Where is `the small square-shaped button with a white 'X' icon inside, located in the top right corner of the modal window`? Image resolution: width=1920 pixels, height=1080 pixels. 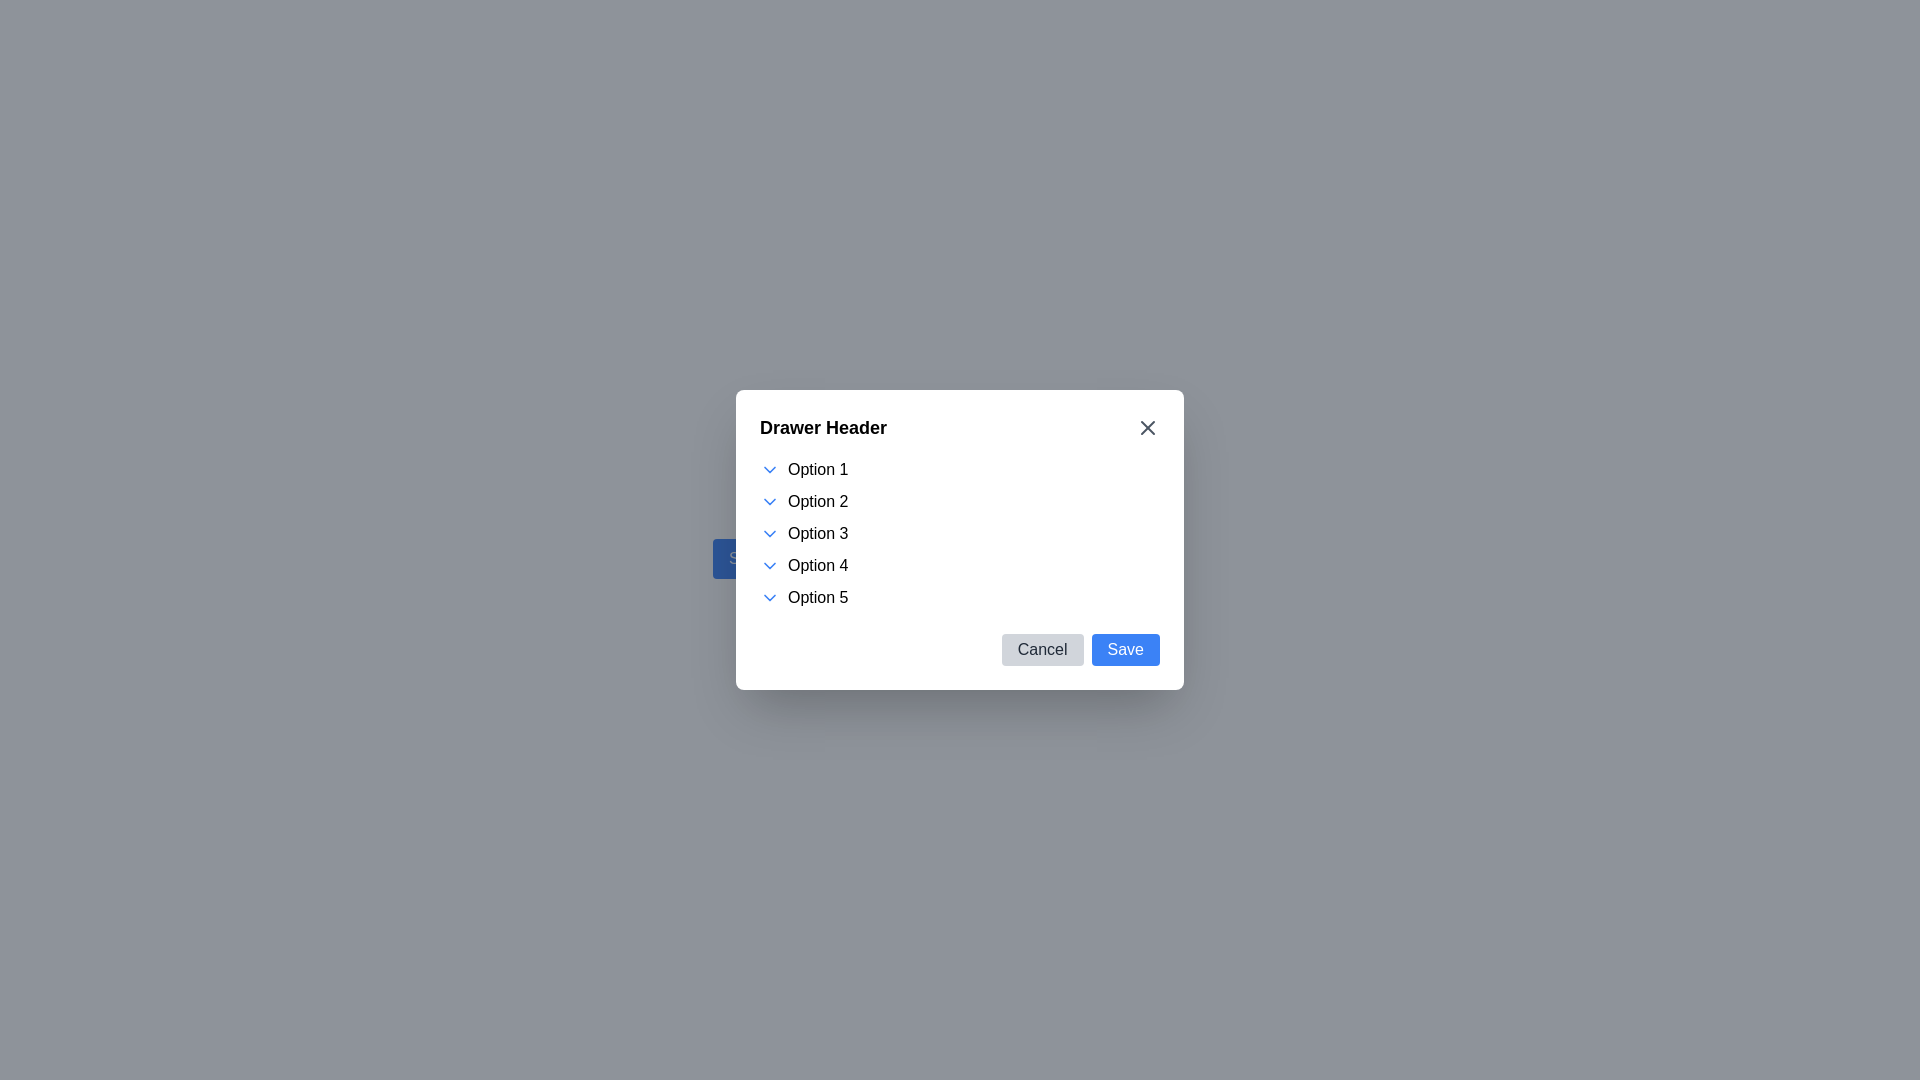 the small square-shaped button with a white 'X' icon inside, located in the top right corner of the modal window is located at coordinates (1147, 427).